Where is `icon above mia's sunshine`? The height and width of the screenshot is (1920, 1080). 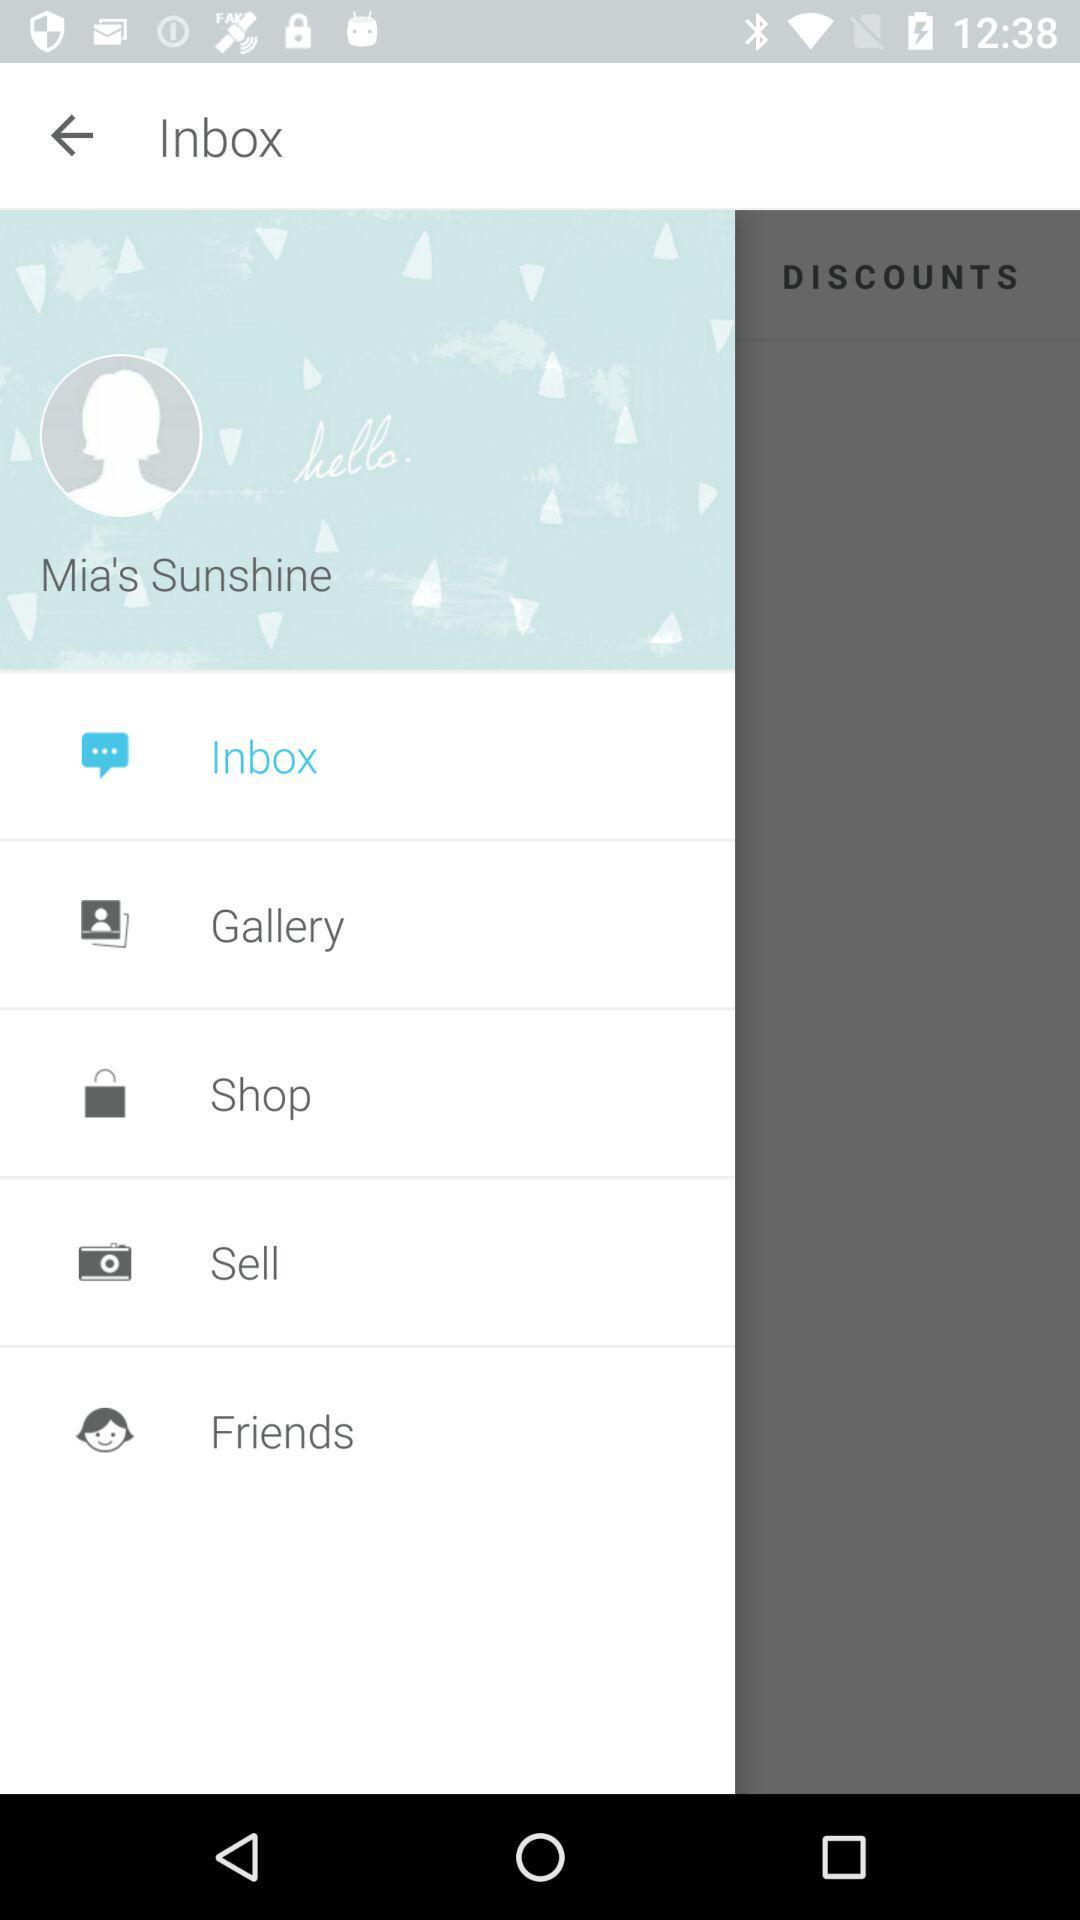
icon above mia's sunshine is located at coordinates (120, 434).